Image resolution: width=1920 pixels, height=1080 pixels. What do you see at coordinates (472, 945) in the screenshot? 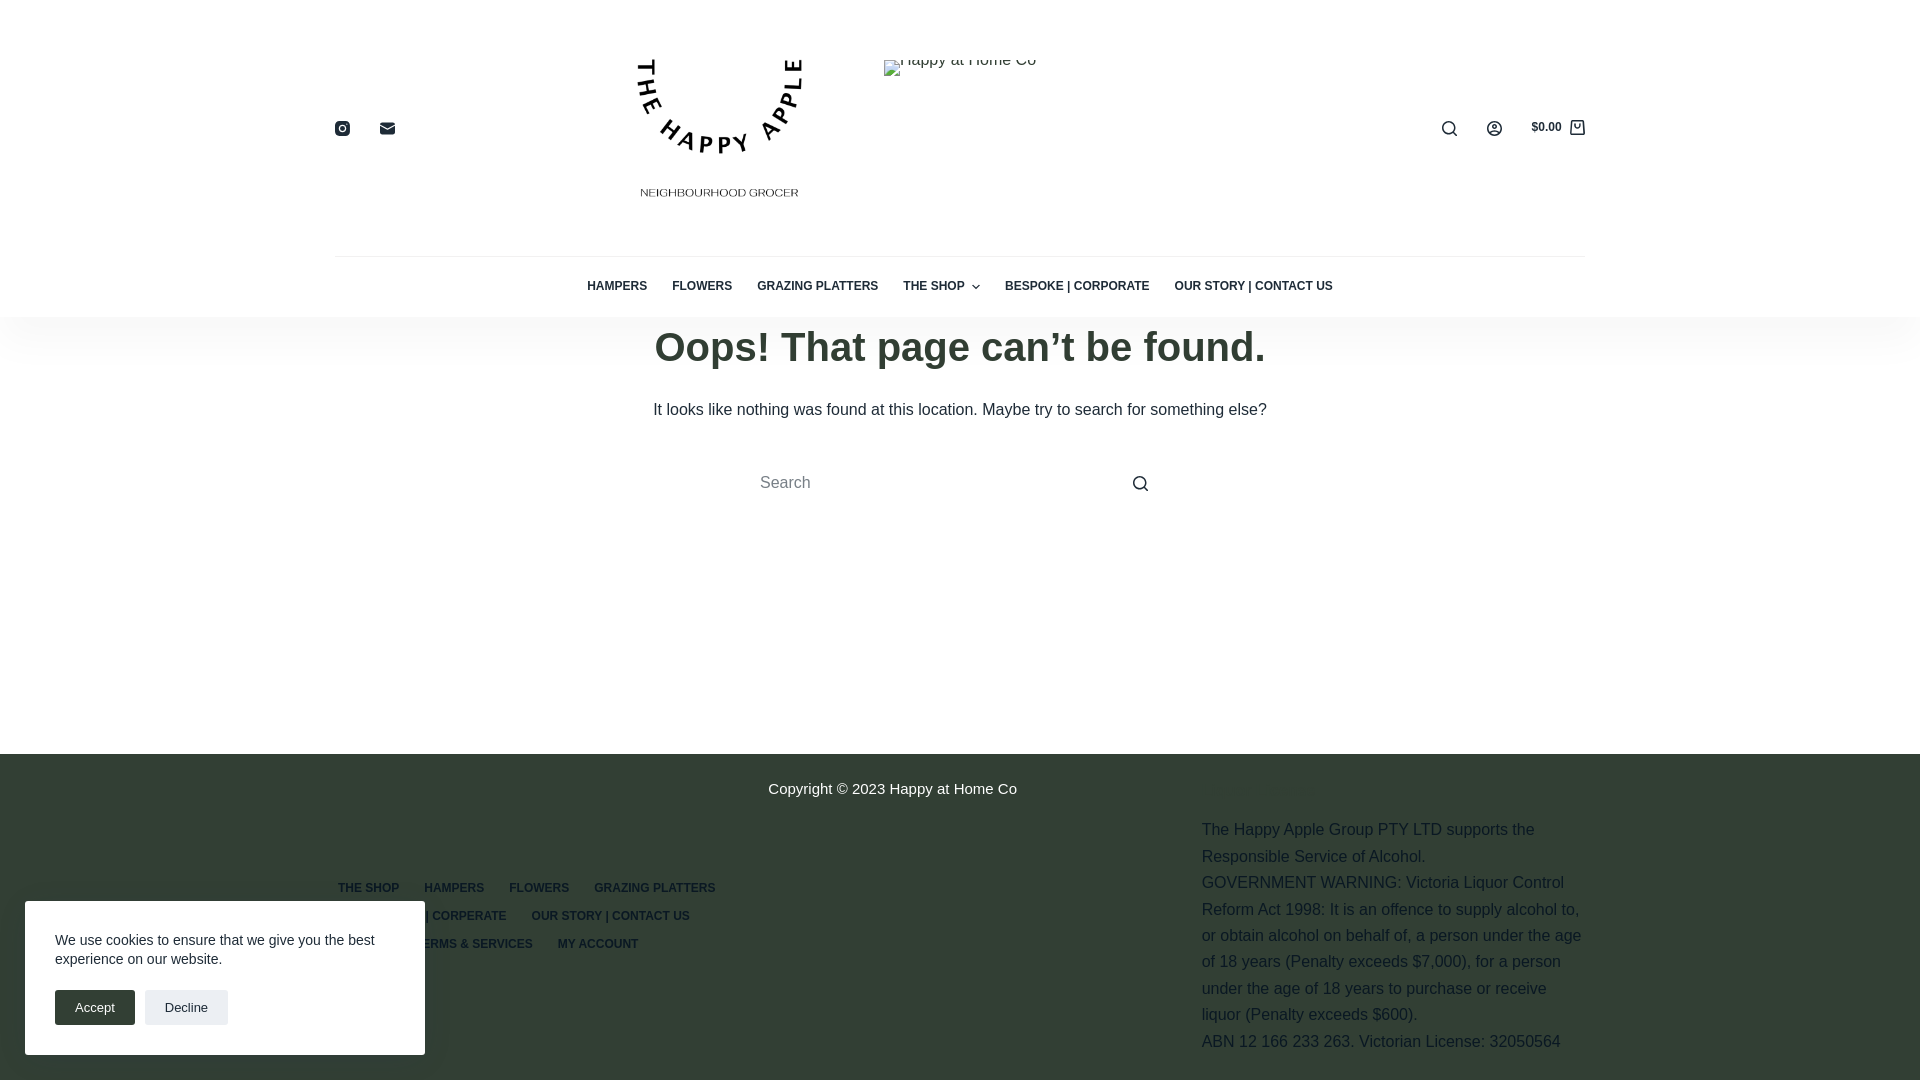
I see `'TERMS & SERVICES'` at bounding box center [472, 945].